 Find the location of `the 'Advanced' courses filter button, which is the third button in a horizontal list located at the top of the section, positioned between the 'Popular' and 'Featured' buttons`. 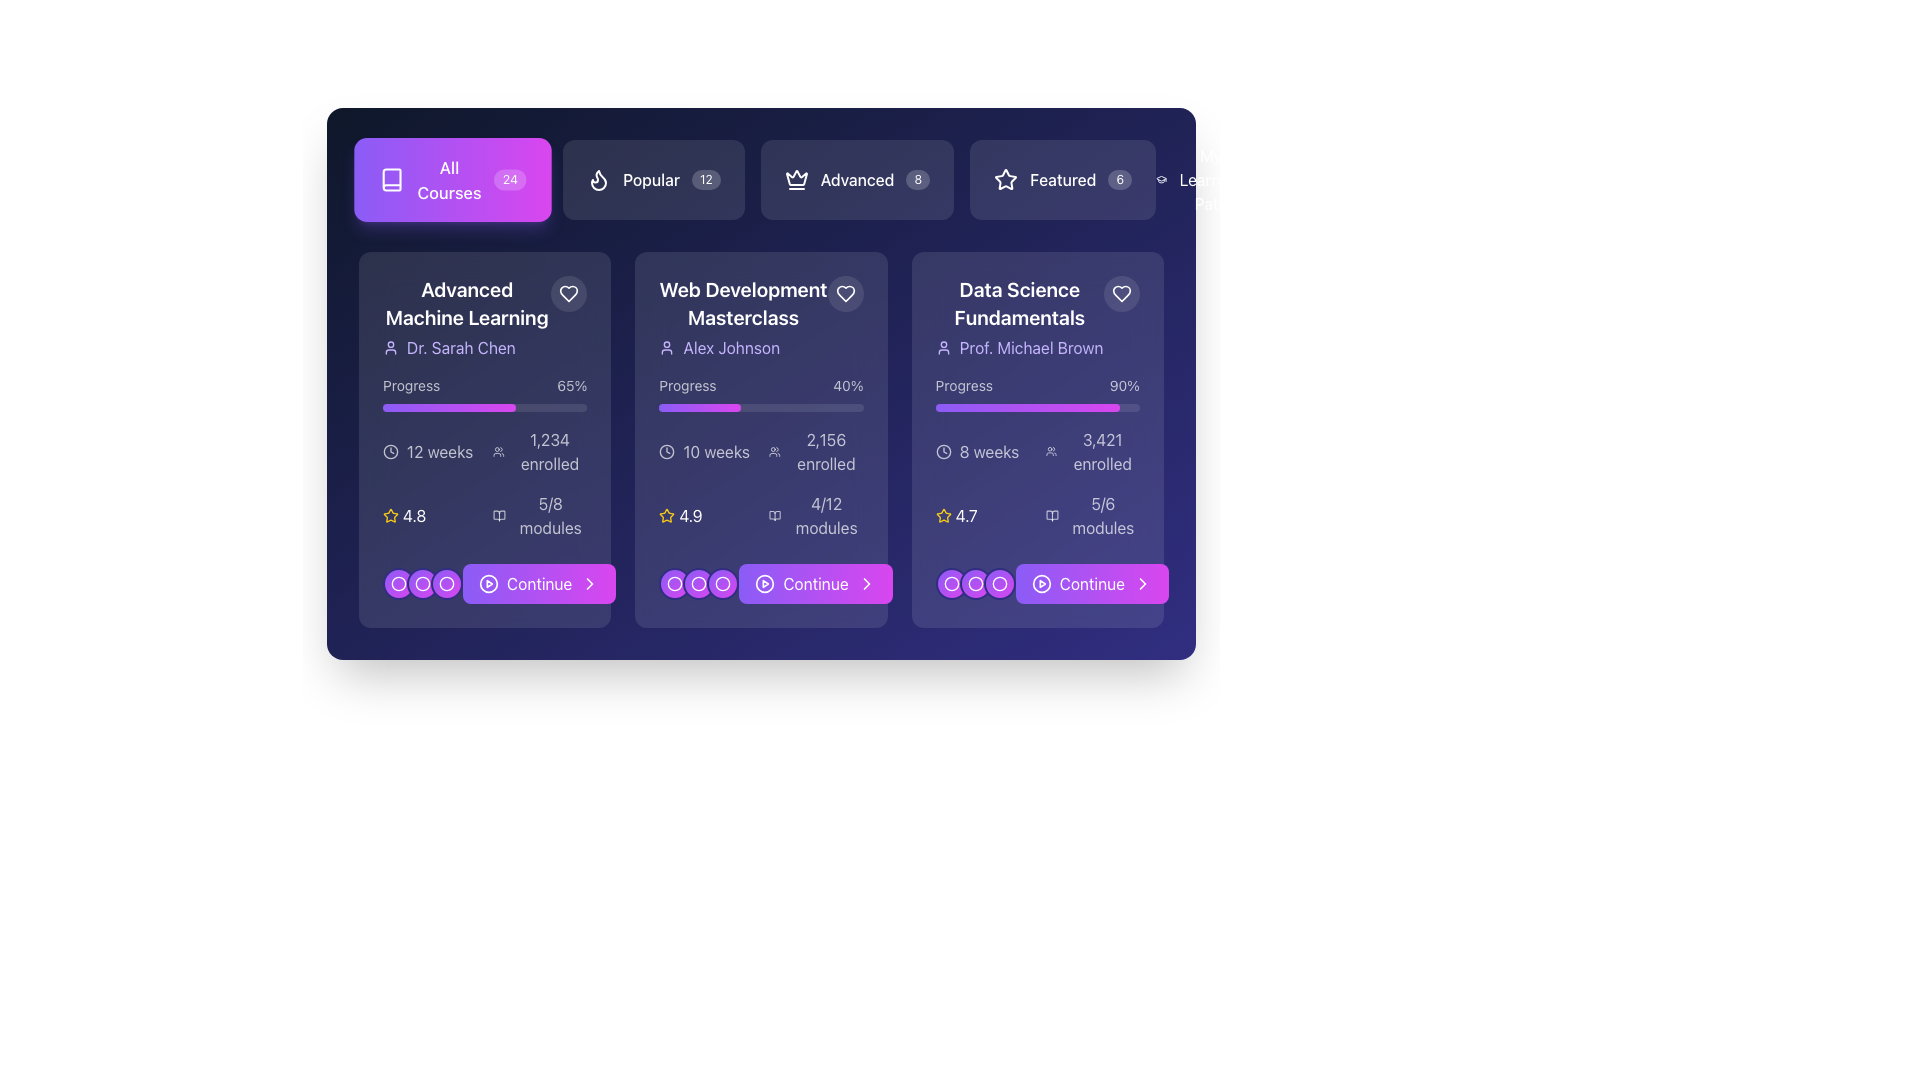

the 'Advanced' courses filter button, which is the third button in a horizontal list located at the top of the section, positioned between the 'Popular' and 'Featured' buttons is located at coordinates (857, 180).